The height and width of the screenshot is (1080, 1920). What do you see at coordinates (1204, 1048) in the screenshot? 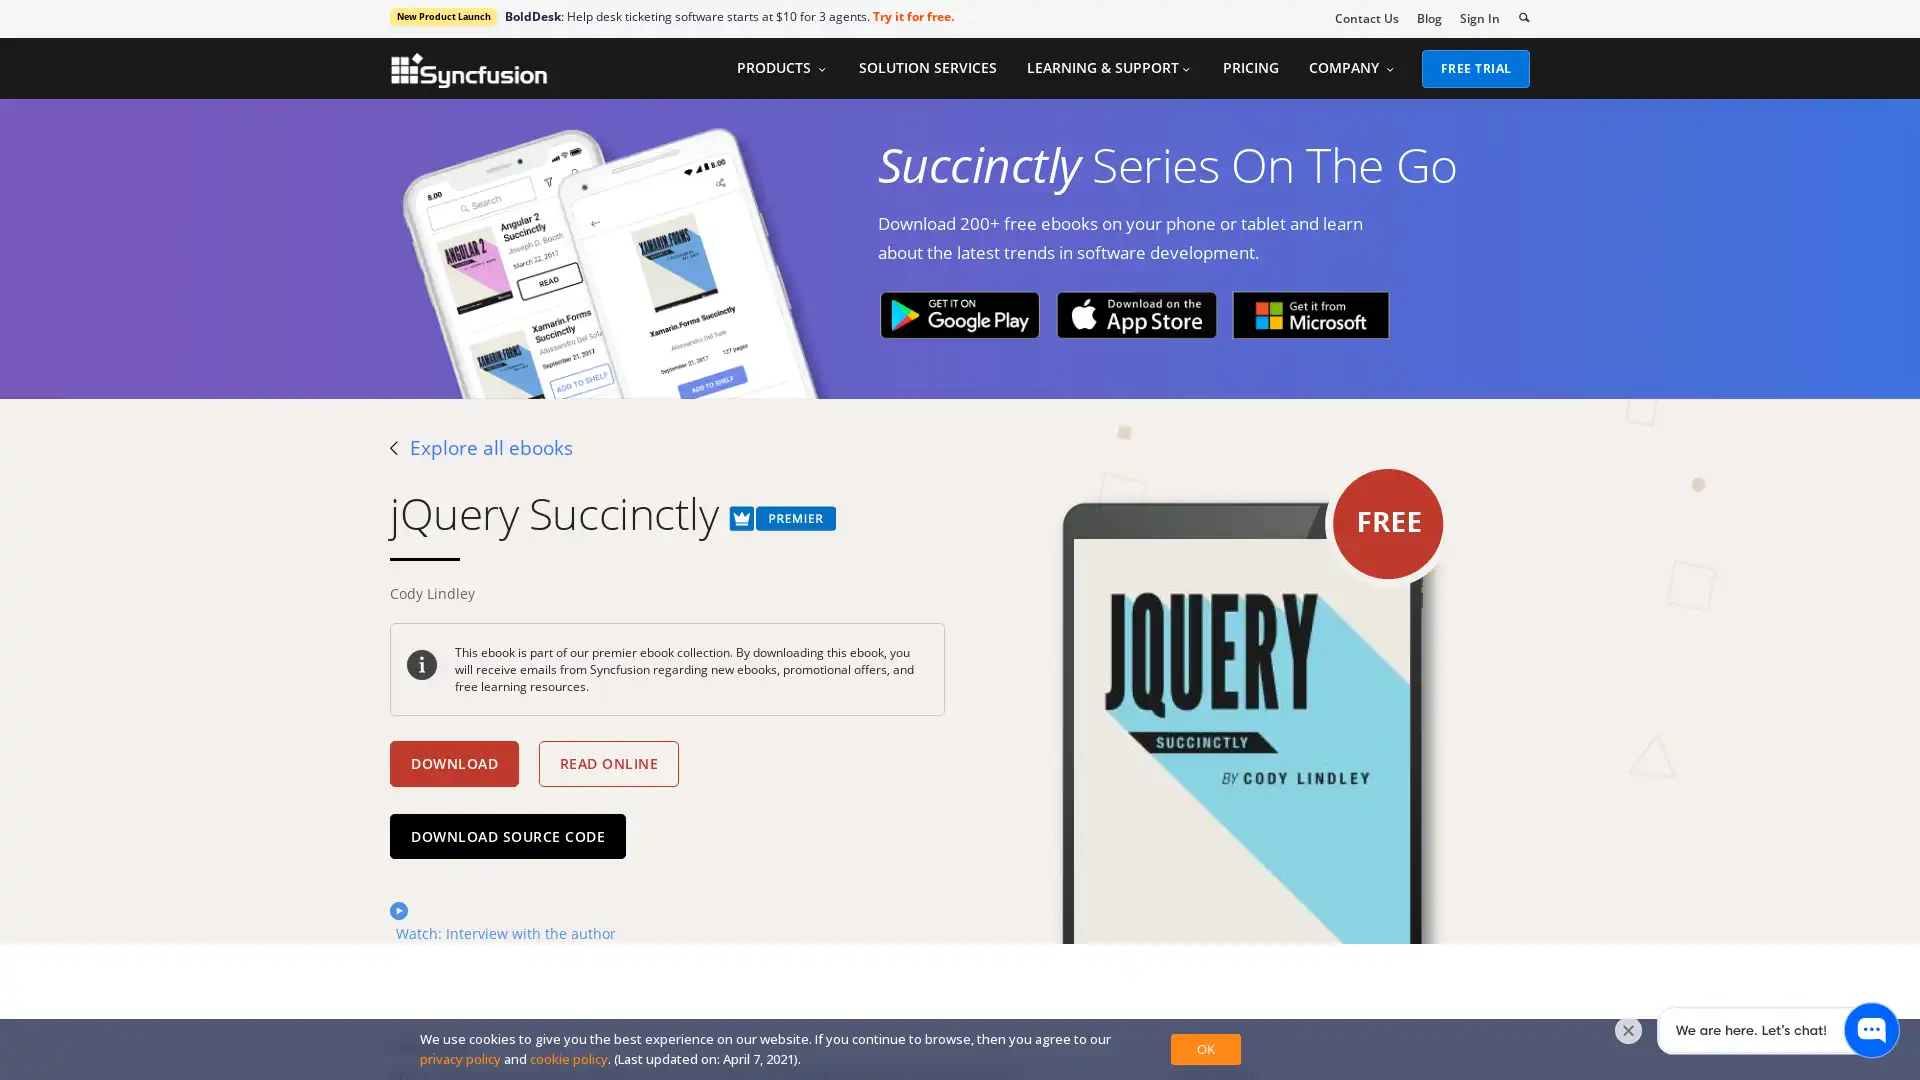
I see `OK` at bounding box center [1204, 1048].